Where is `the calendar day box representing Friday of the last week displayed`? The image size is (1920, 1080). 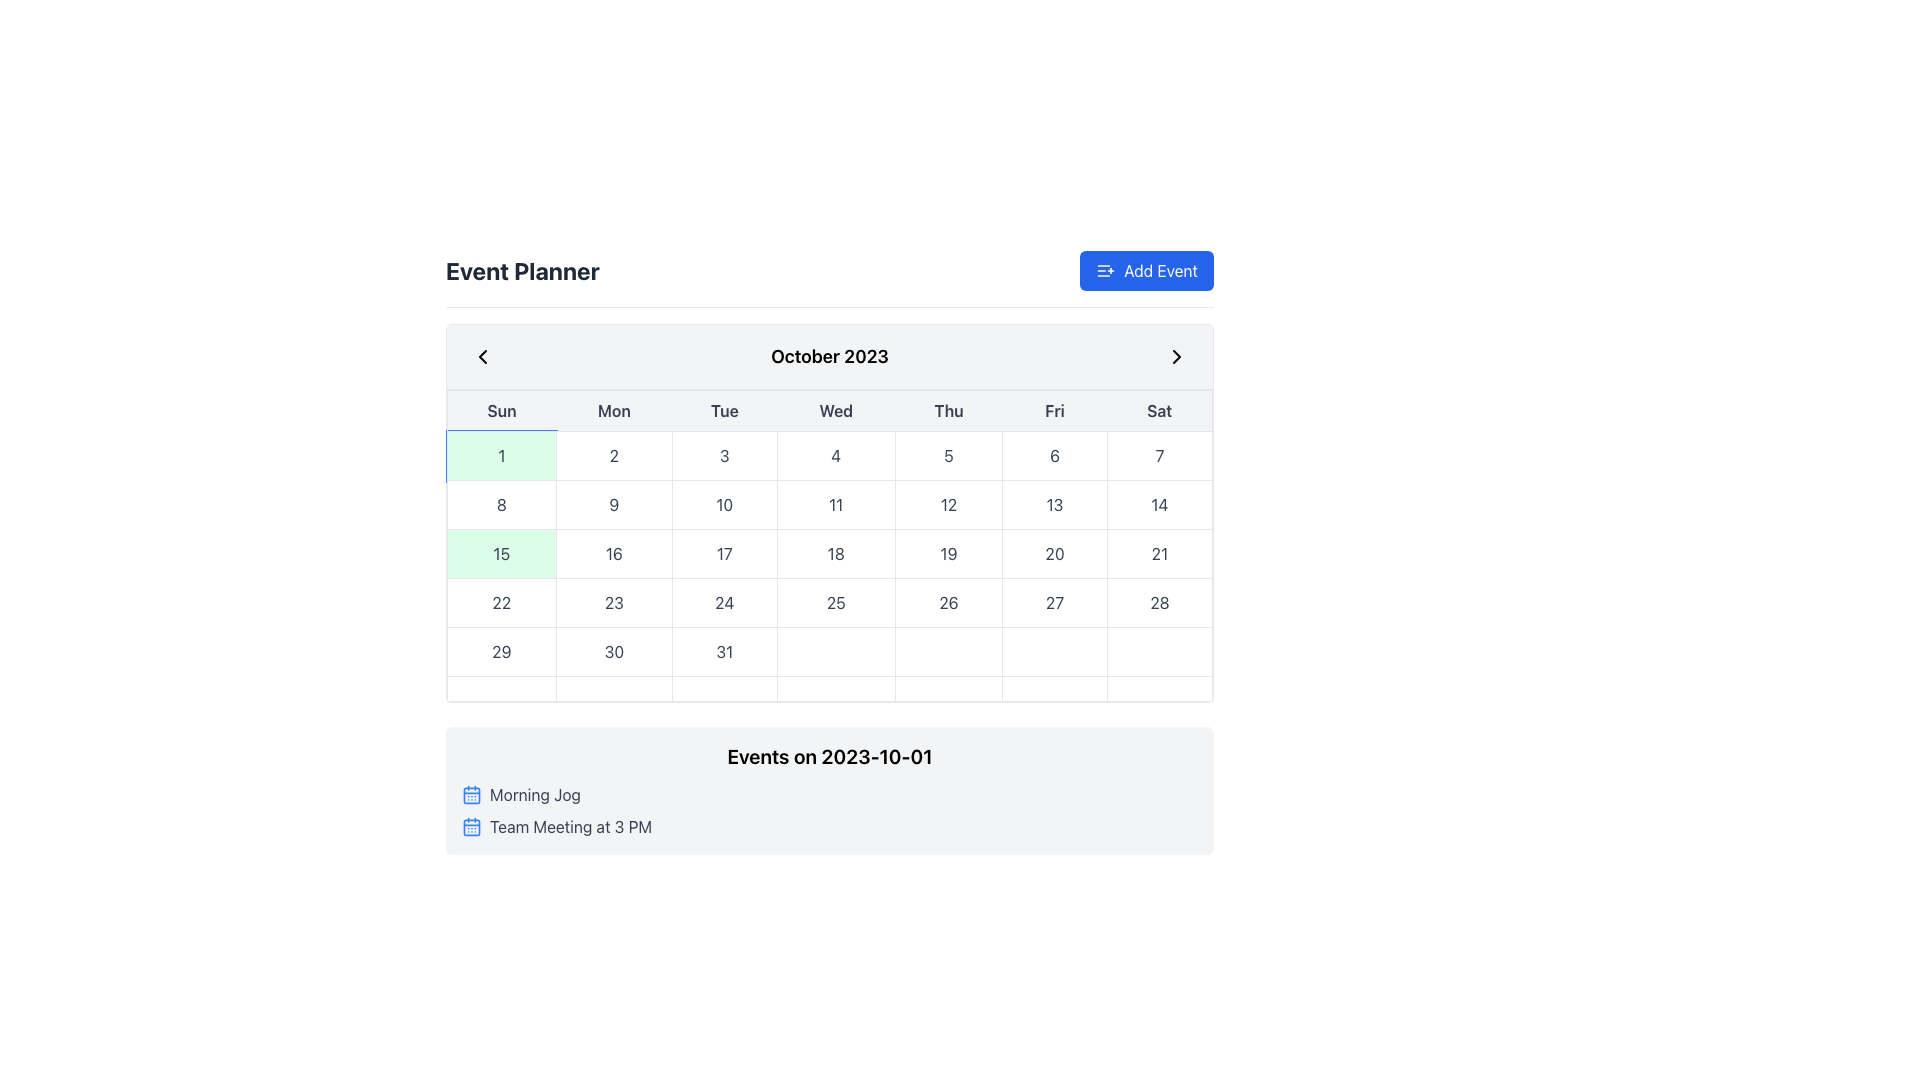 the calendar day box representing Friday of the last week displayed is located at coordinates (1054, 688).